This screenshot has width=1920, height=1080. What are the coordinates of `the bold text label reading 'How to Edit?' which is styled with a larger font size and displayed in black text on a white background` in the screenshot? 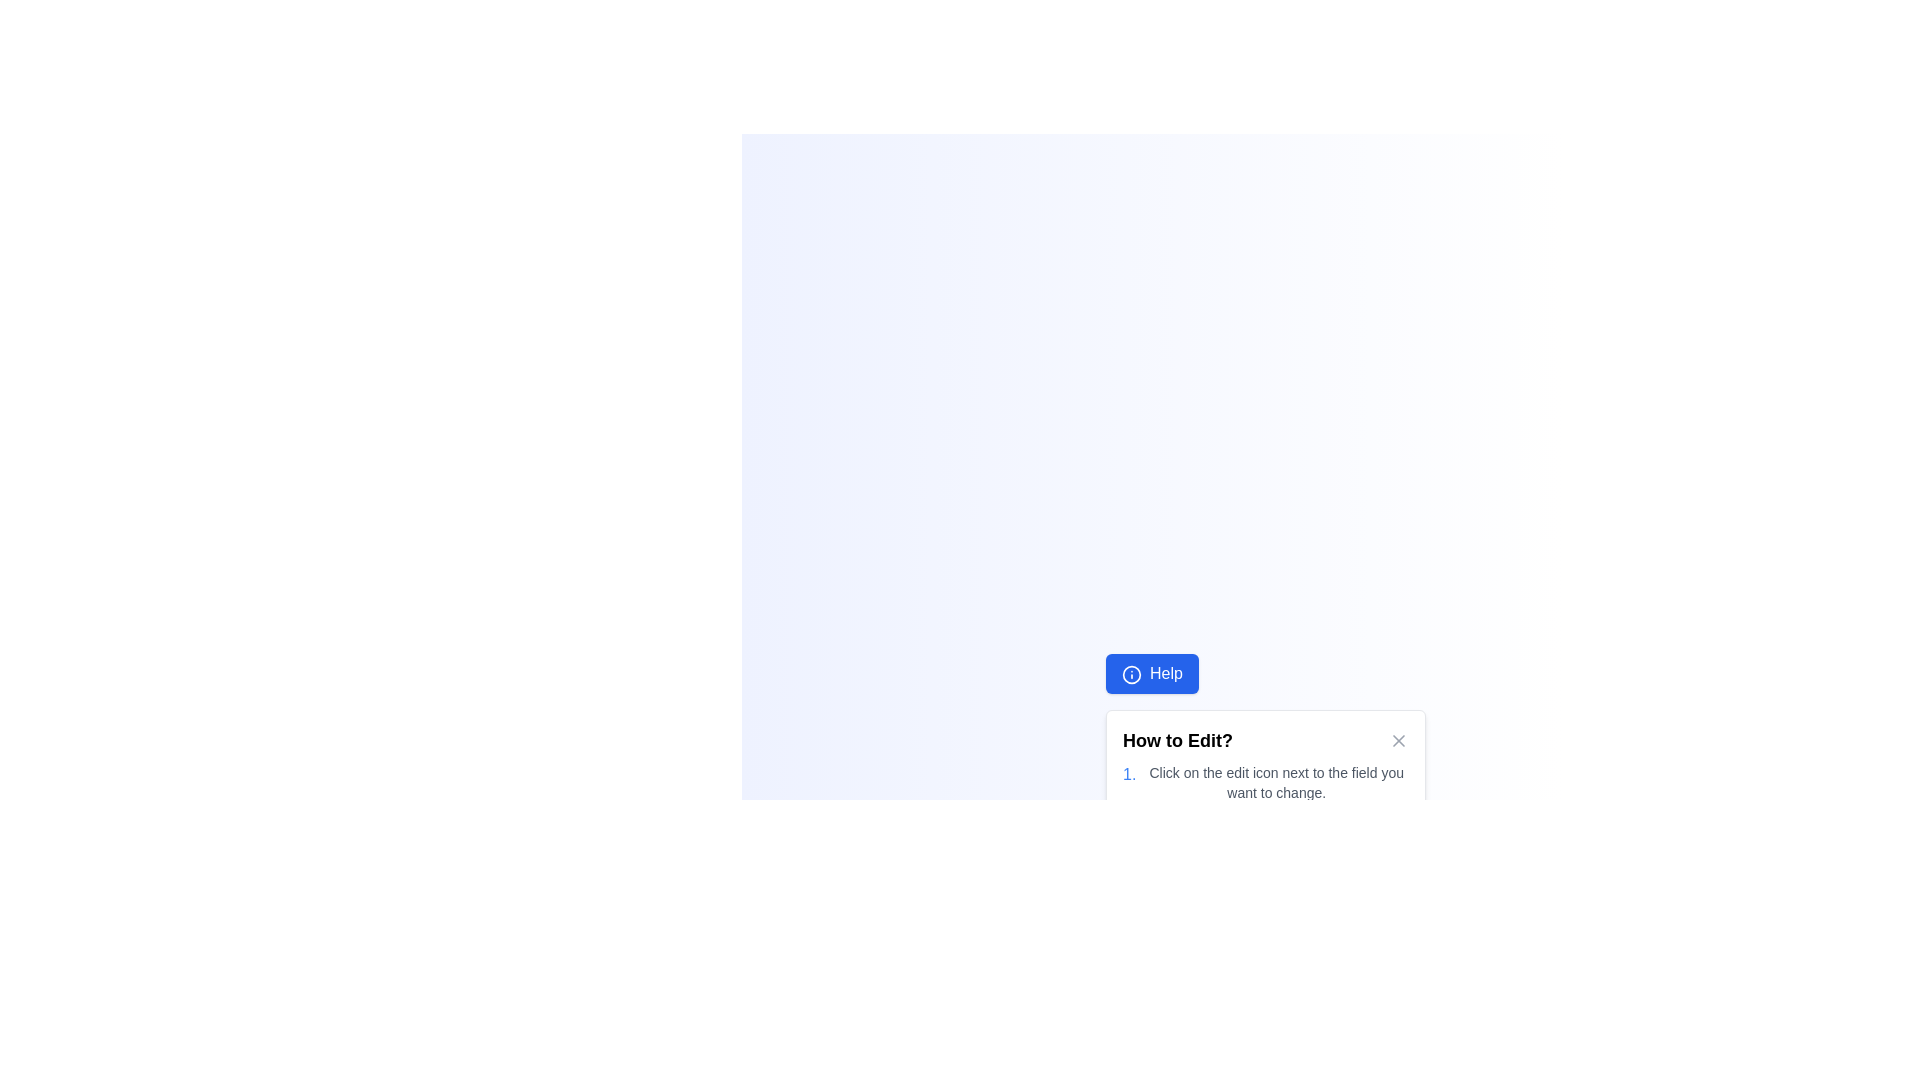 It's located at (1178, 740).